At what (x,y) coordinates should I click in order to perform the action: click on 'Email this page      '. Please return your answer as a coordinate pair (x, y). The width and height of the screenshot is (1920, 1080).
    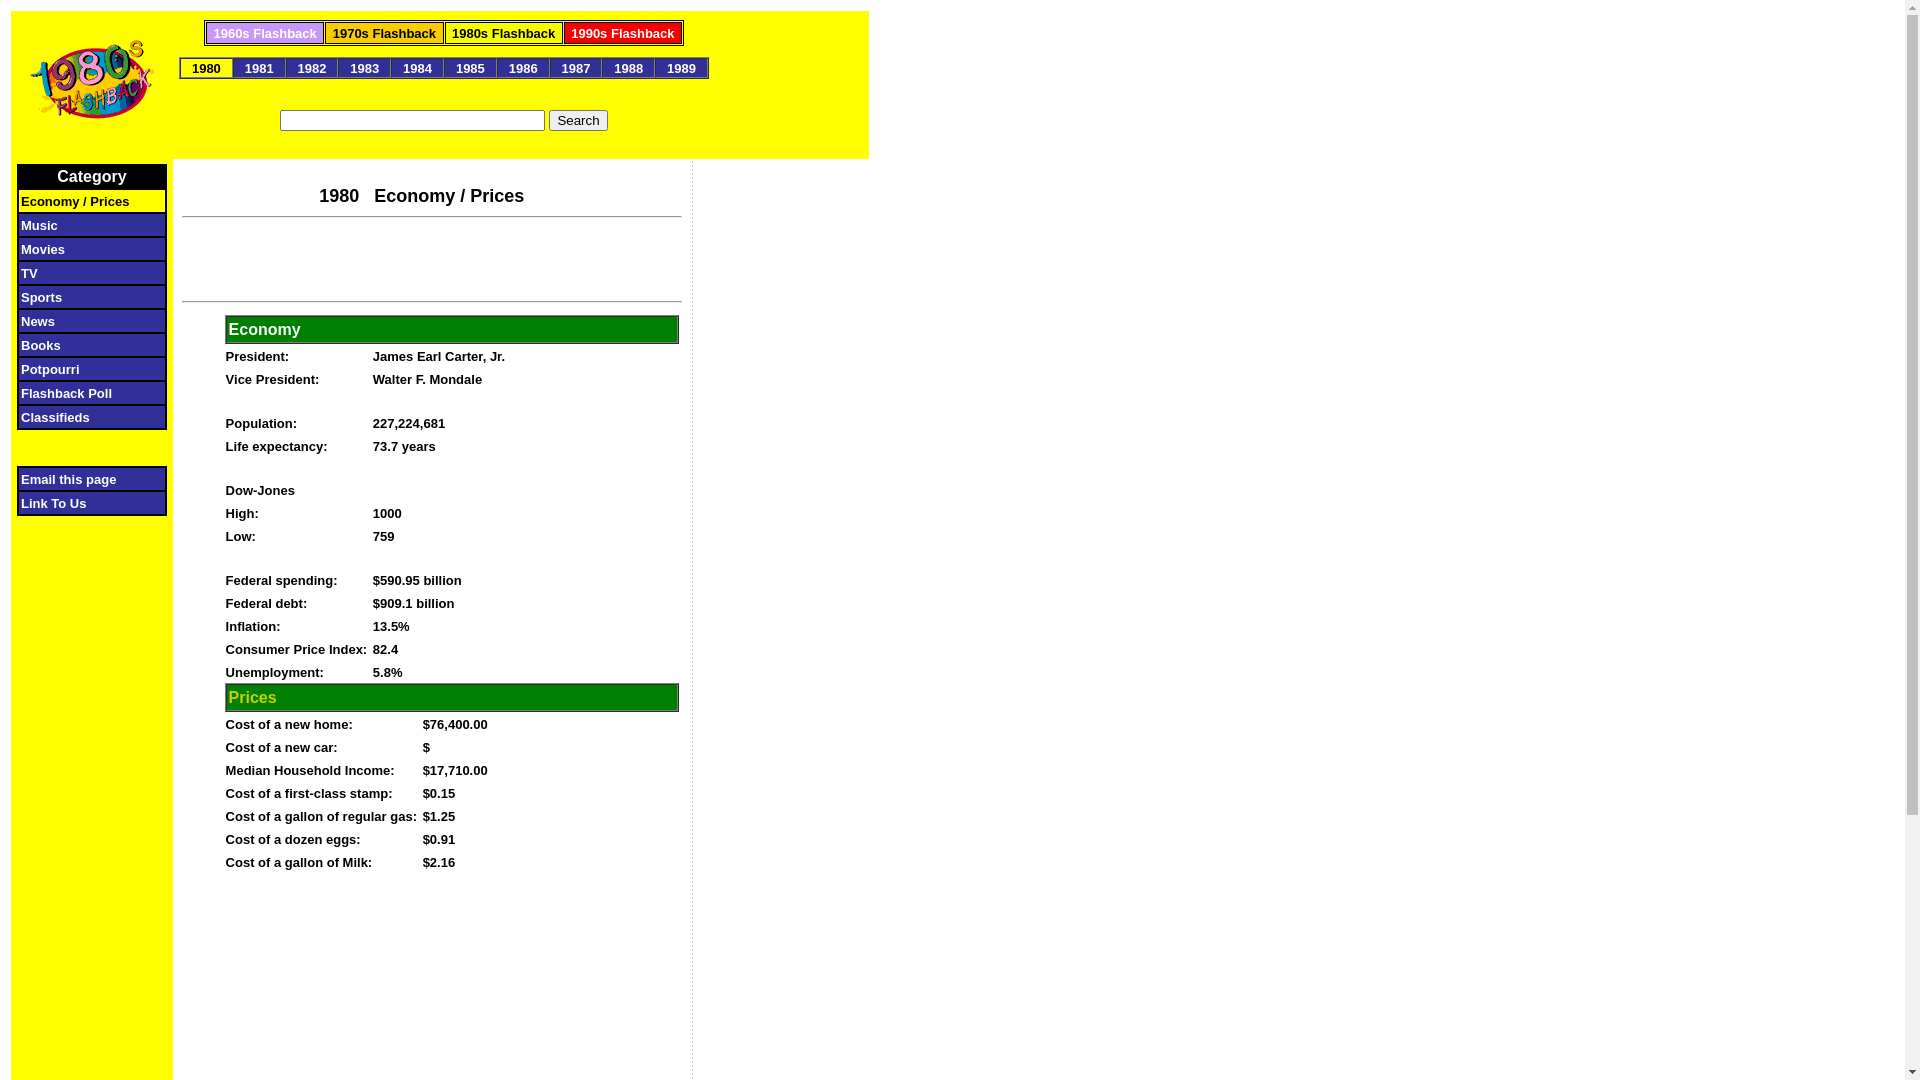
    Looking at the image, I should click on (79, 478).